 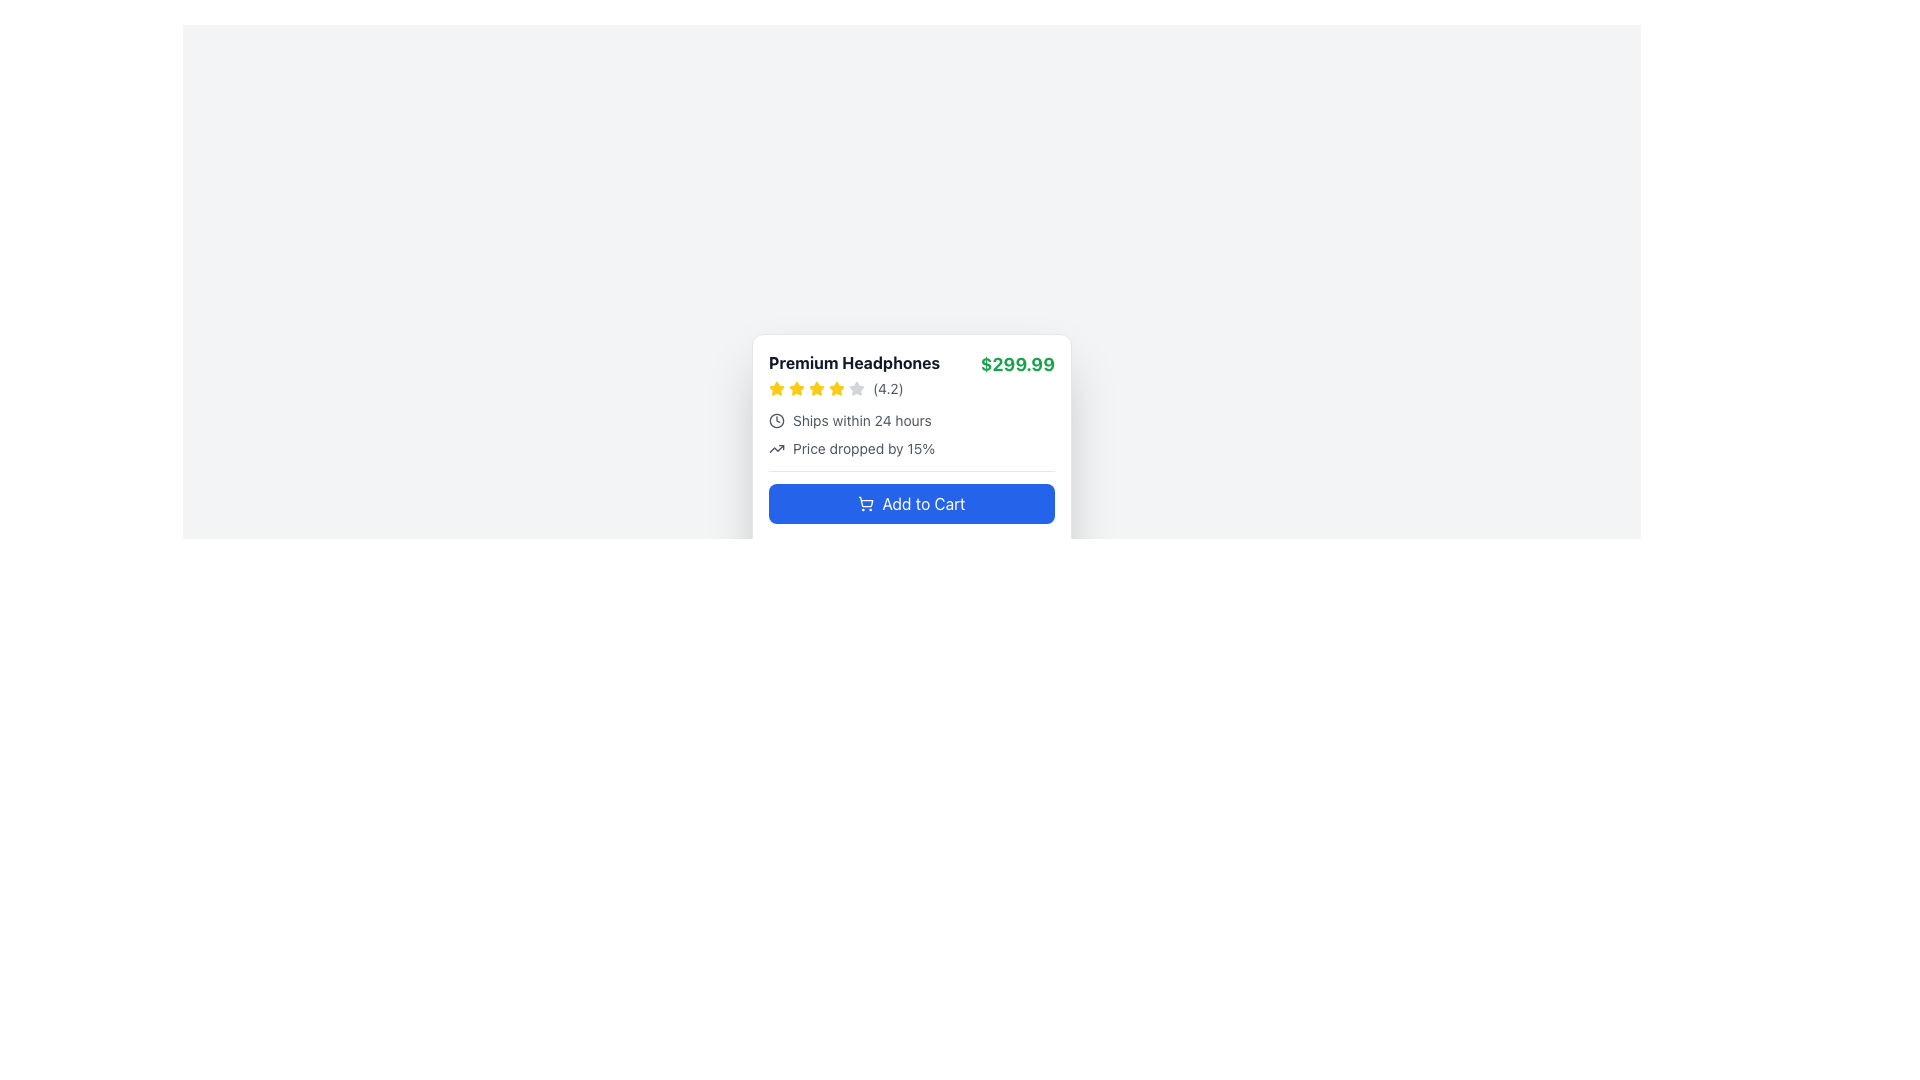 I want to click on the yellow star icon in the second position of the rating system to interact with the rating, so click(x=816, y=388).